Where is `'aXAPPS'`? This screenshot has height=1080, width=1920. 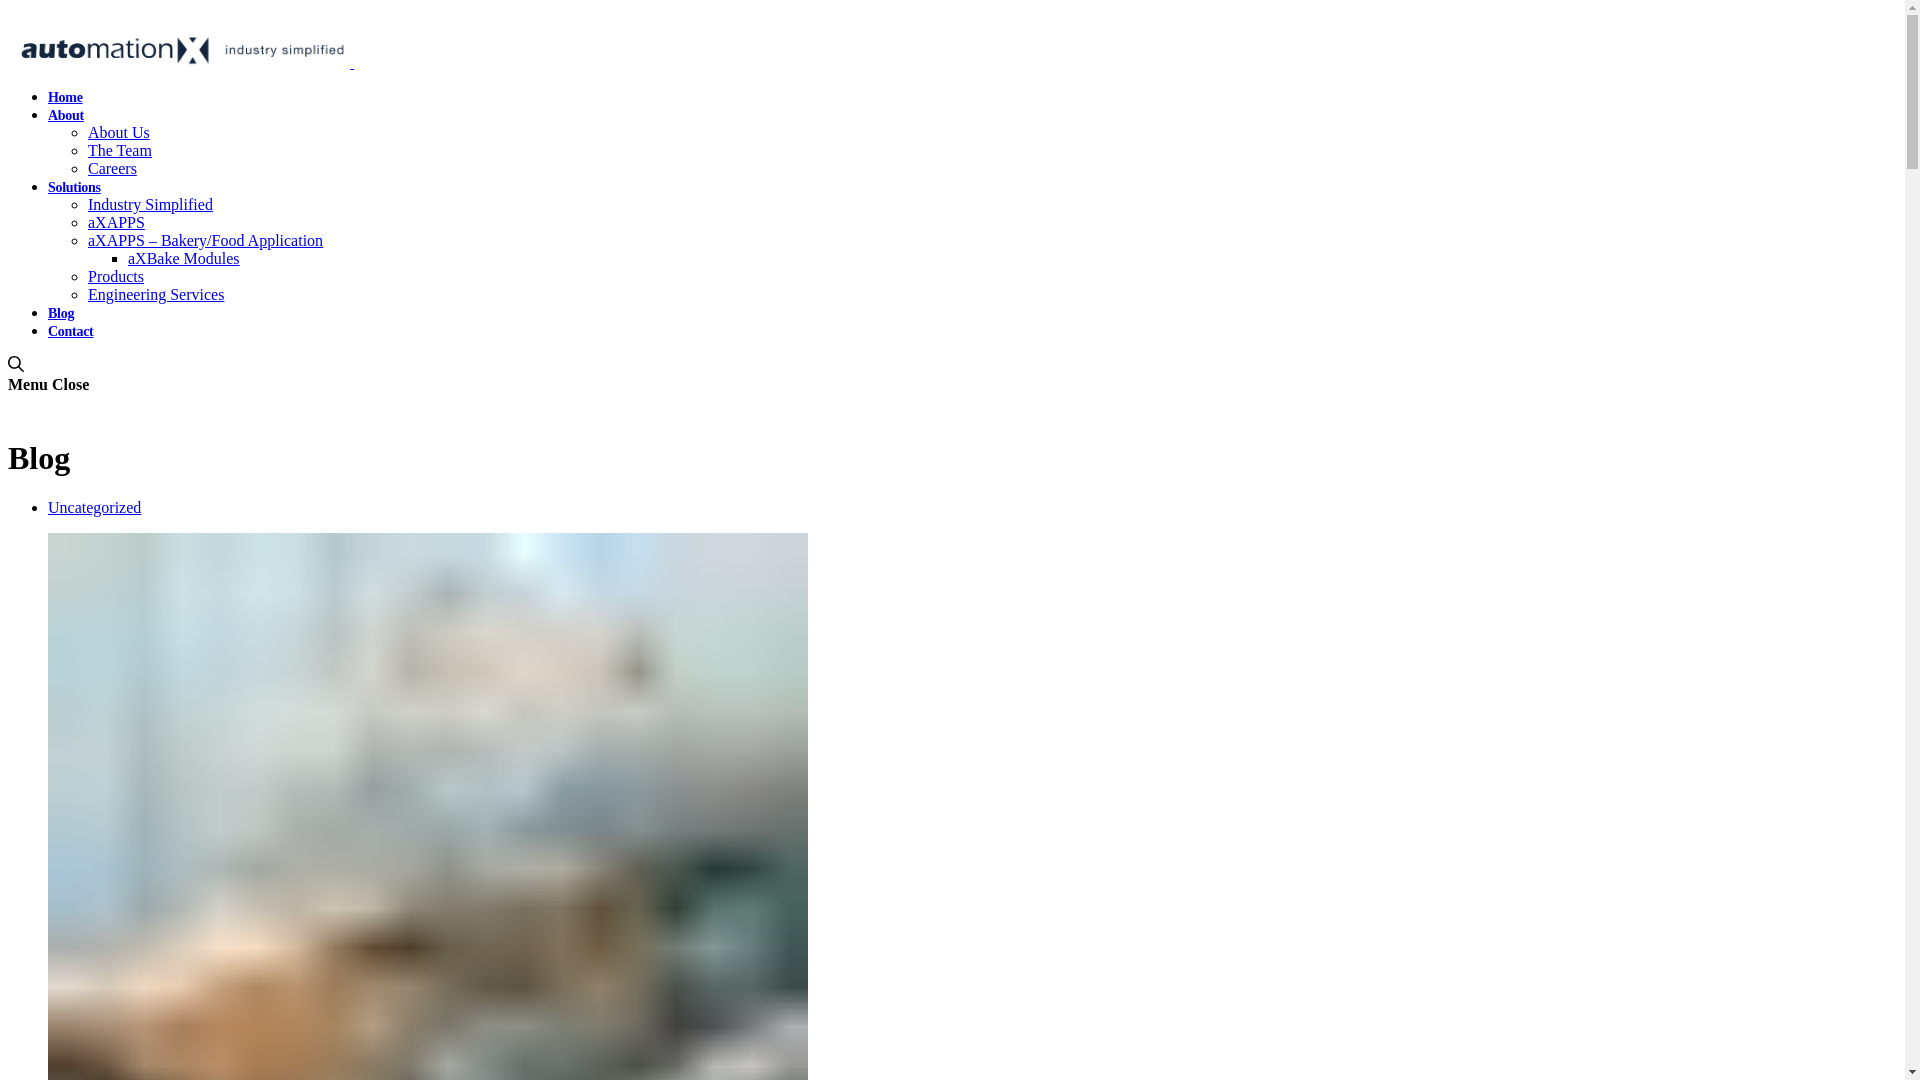
'aXAPPS' is located at coordinates (115, 222).